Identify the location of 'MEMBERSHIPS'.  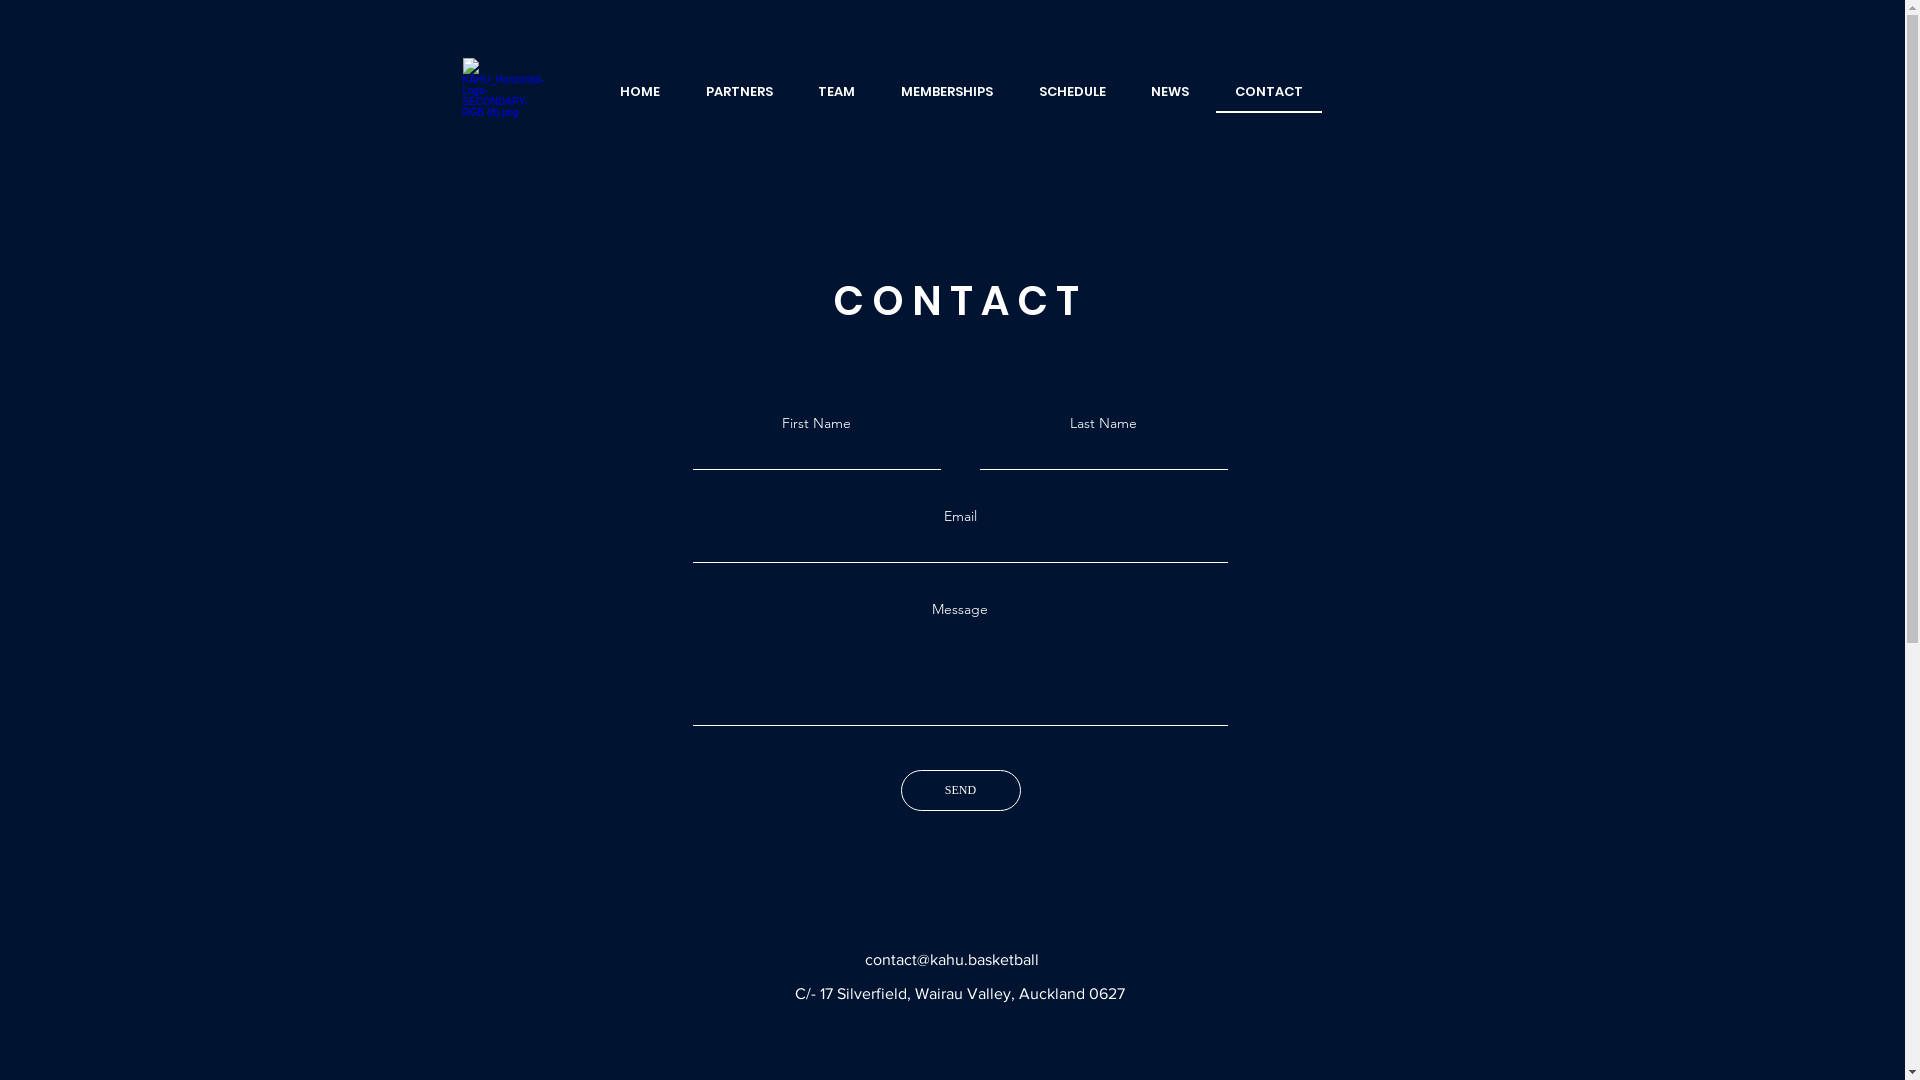
(945, 92).